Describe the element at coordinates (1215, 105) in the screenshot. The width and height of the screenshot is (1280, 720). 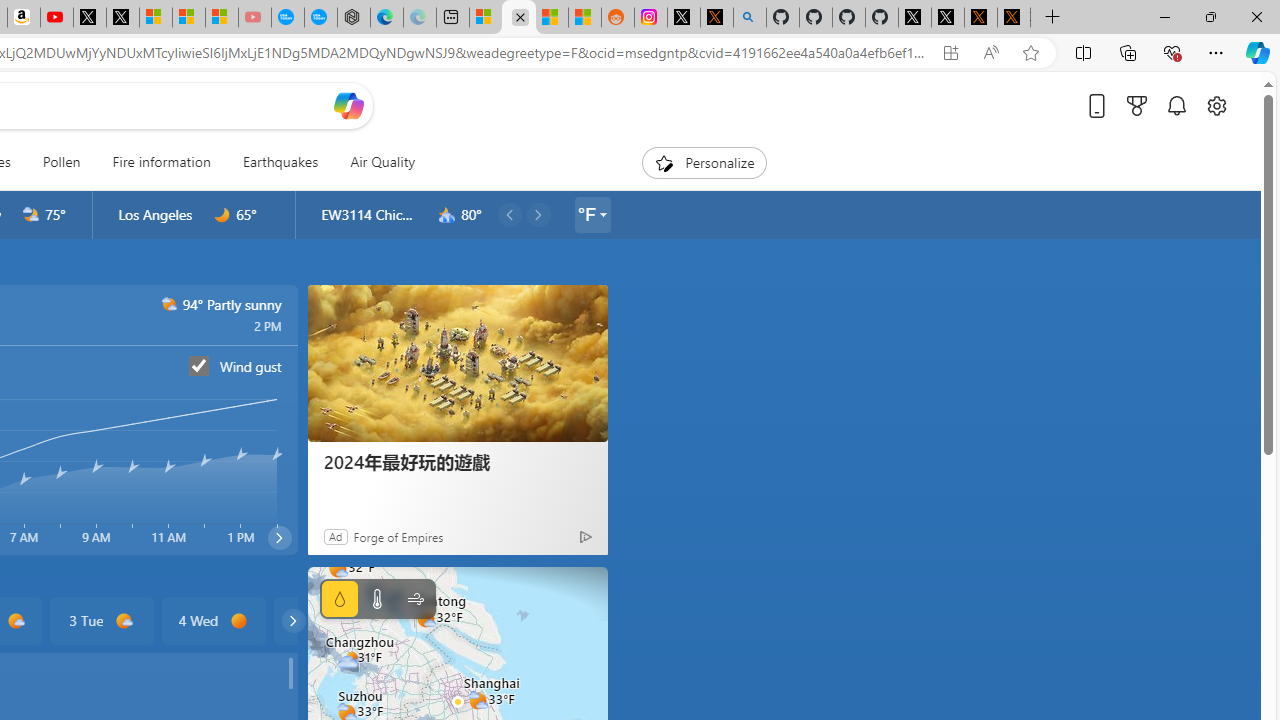
I see `'Open settings'` at that location.